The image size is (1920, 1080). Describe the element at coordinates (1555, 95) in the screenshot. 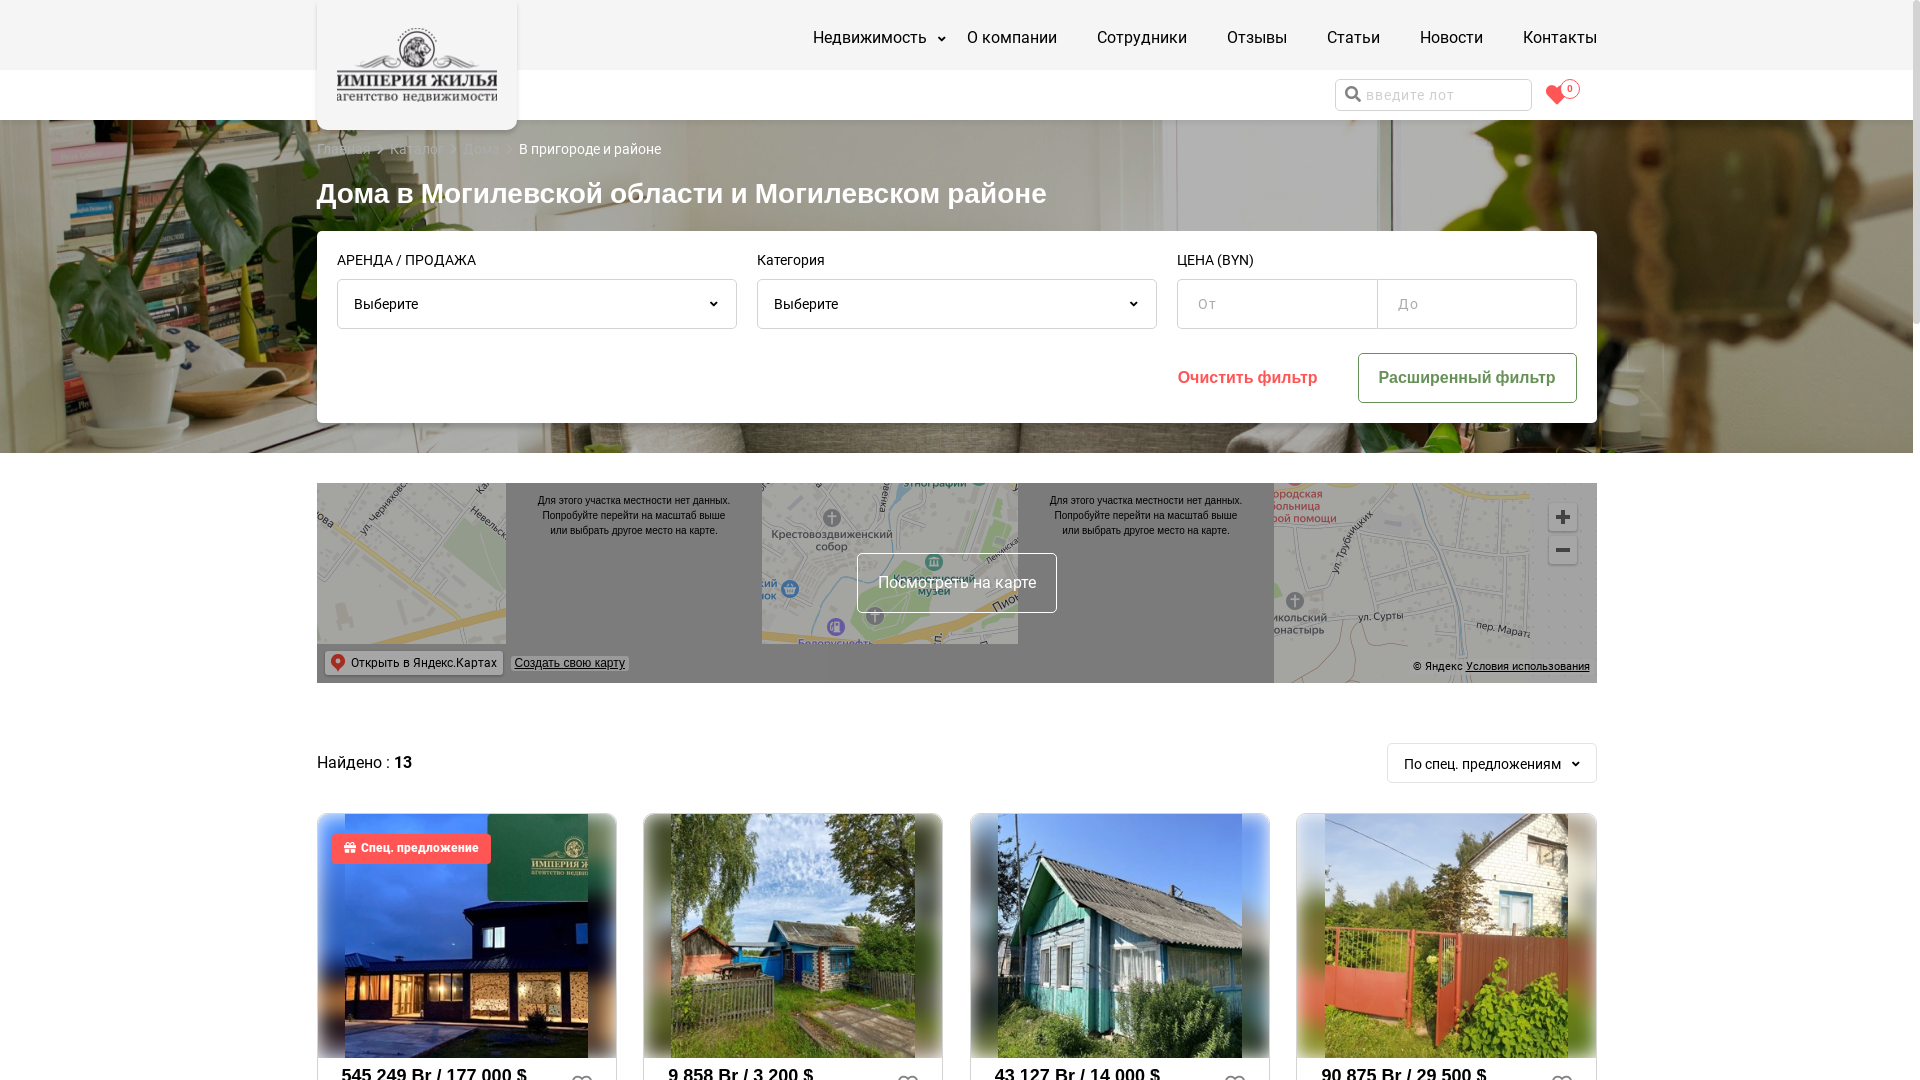

I see `'0'` at that location.